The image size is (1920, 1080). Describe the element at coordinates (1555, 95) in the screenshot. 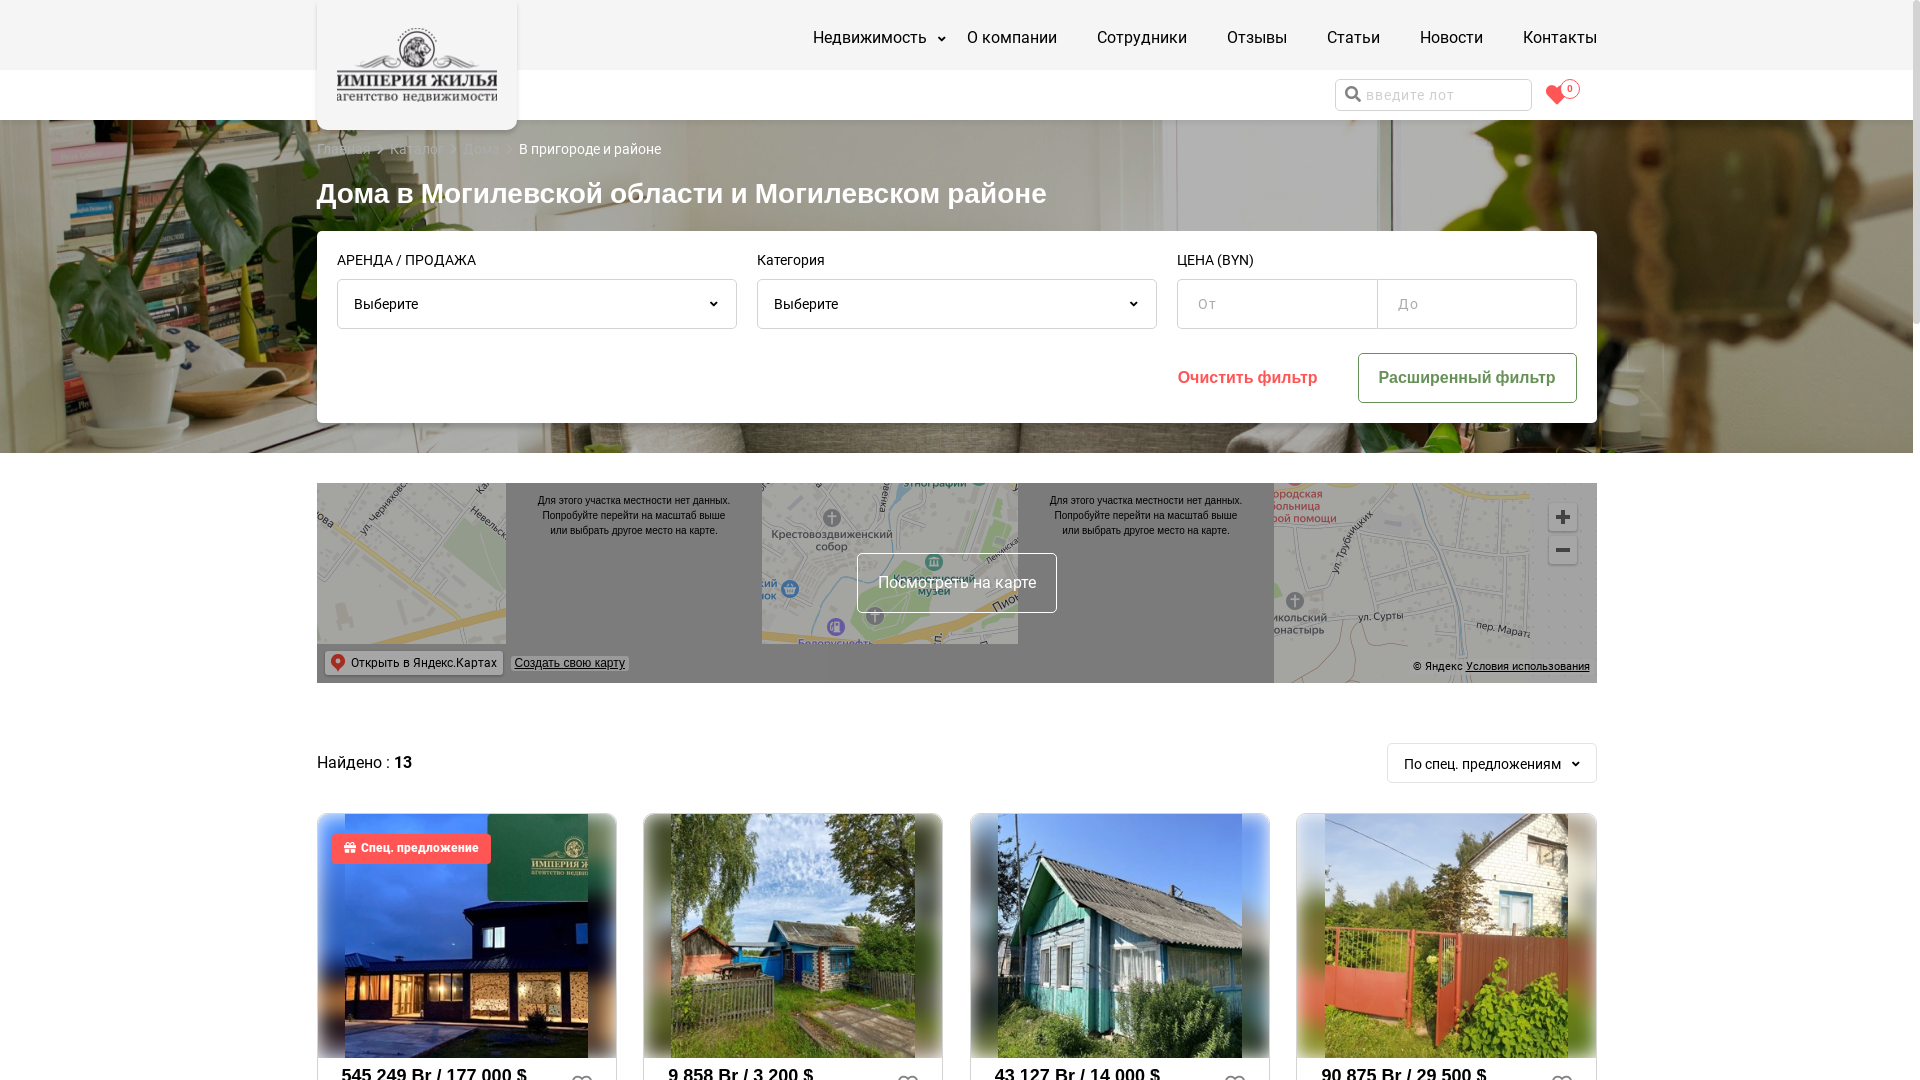

I see `'0'` at that location.